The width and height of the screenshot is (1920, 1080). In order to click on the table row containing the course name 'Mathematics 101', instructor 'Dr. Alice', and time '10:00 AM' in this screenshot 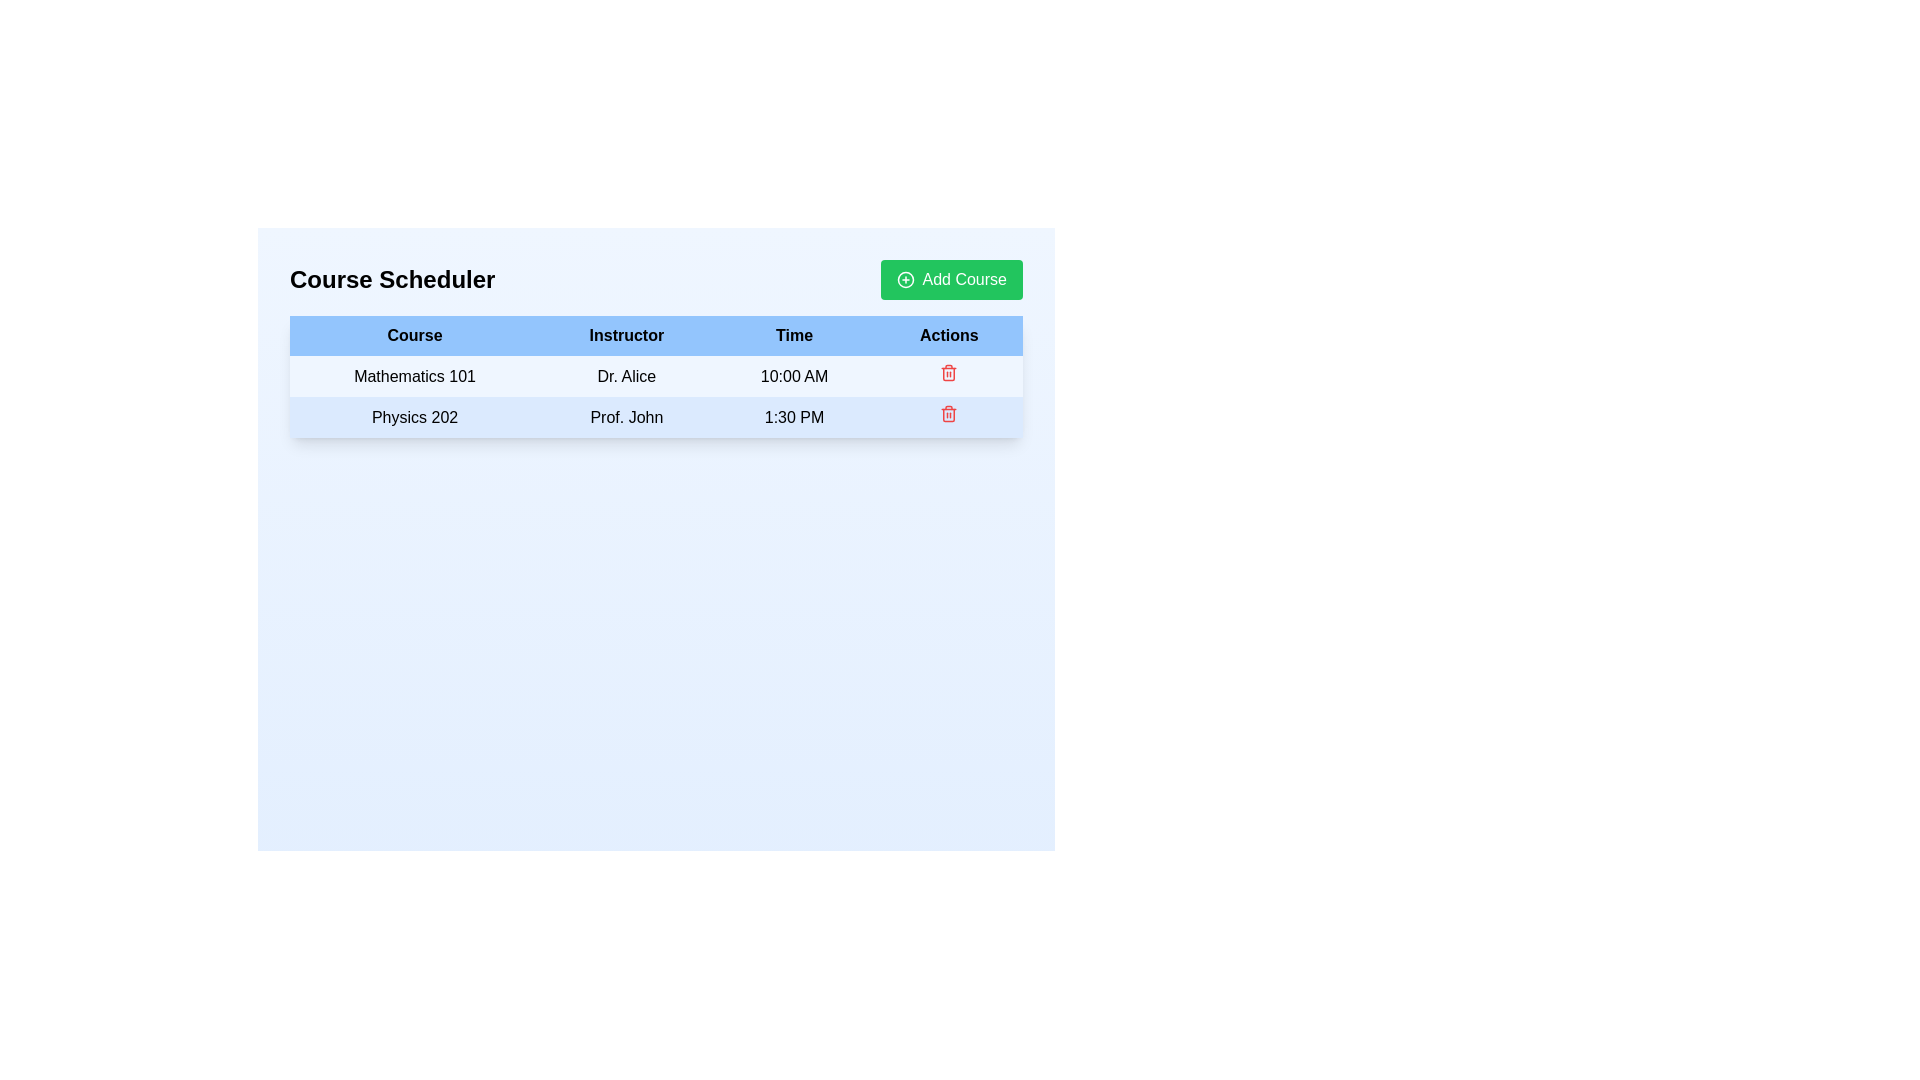, I will do `click(656, 397)`.